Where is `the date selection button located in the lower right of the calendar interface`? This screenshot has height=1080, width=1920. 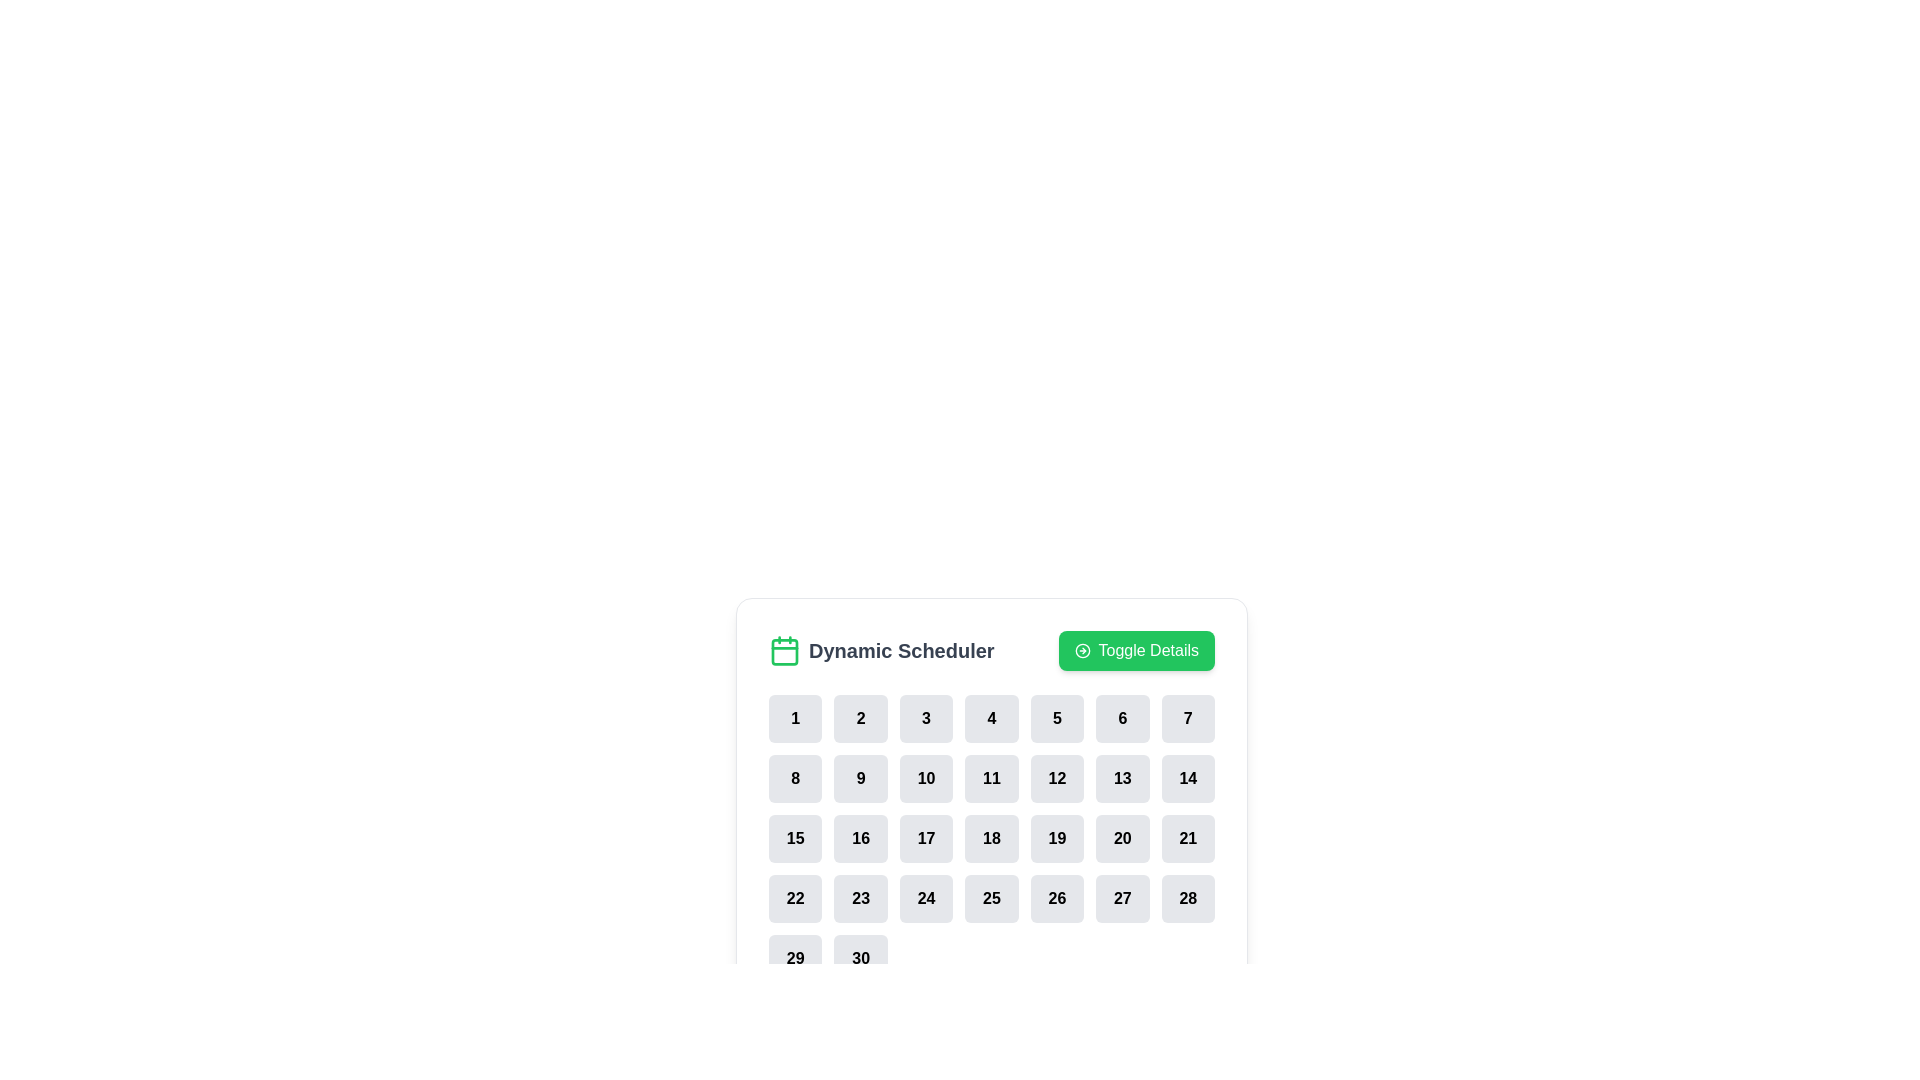 the date selection button located in the lower right of the calendar interface is located at coordinates (1188, 897).